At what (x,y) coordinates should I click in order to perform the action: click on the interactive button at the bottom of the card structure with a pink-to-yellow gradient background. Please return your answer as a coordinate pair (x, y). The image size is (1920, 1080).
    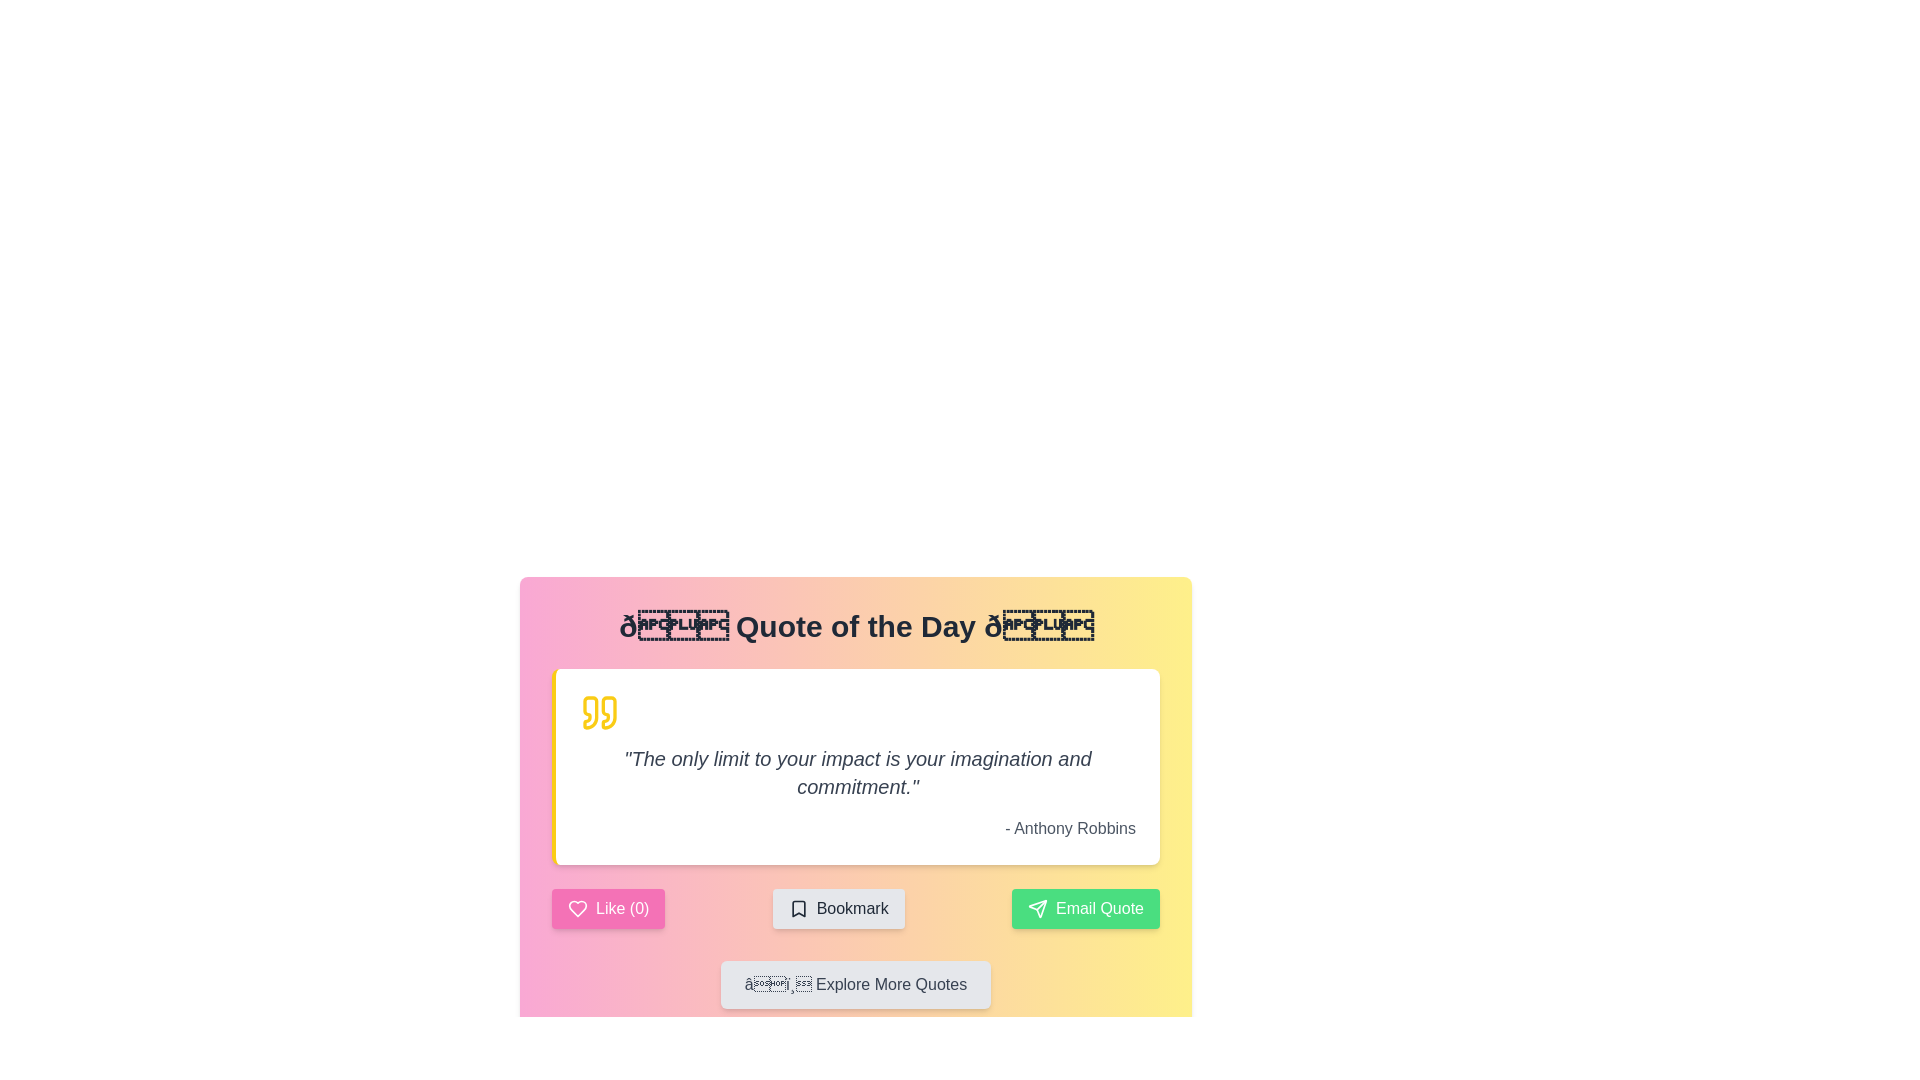
    Looking at the image, I should click on (855, 983).